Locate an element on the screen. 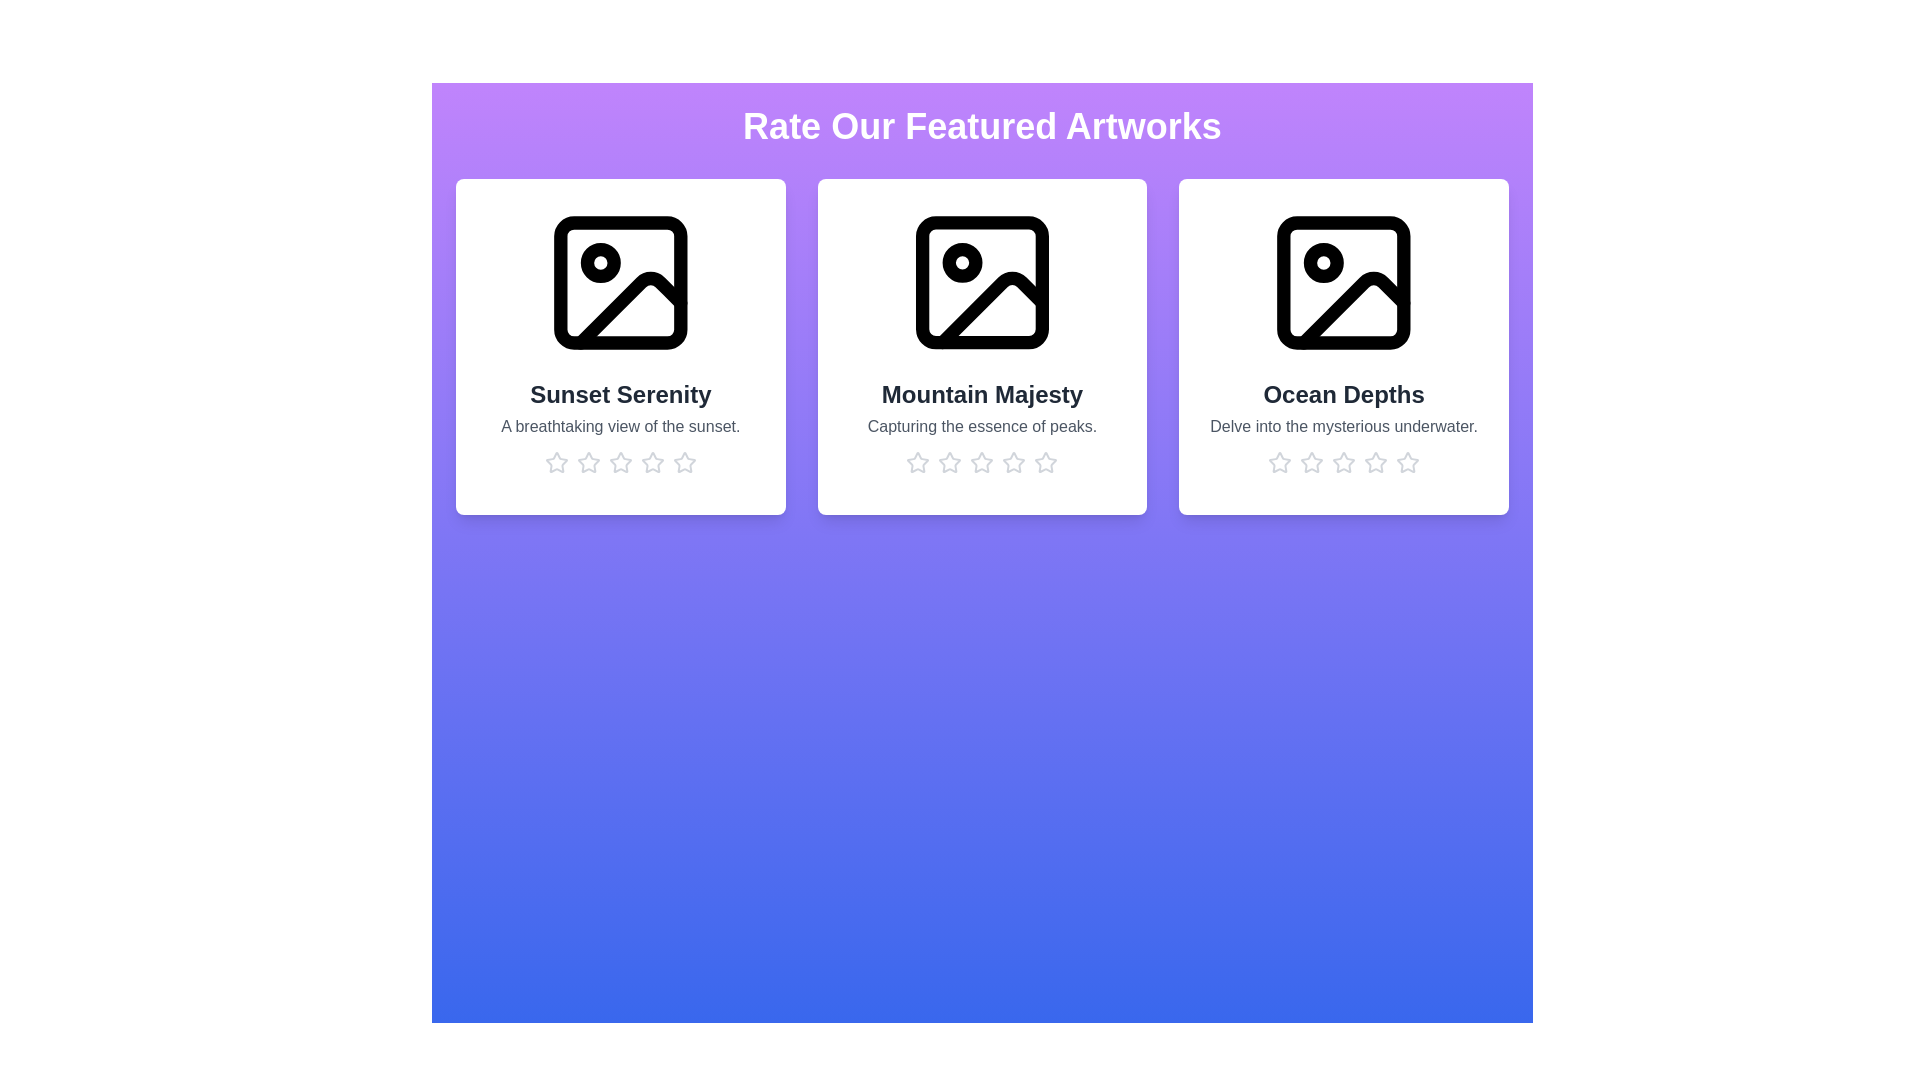 The width and height of the screenshot is (1920, 1080). the image placeholder of the artwork to examine it is located at coordinates (618, 282).